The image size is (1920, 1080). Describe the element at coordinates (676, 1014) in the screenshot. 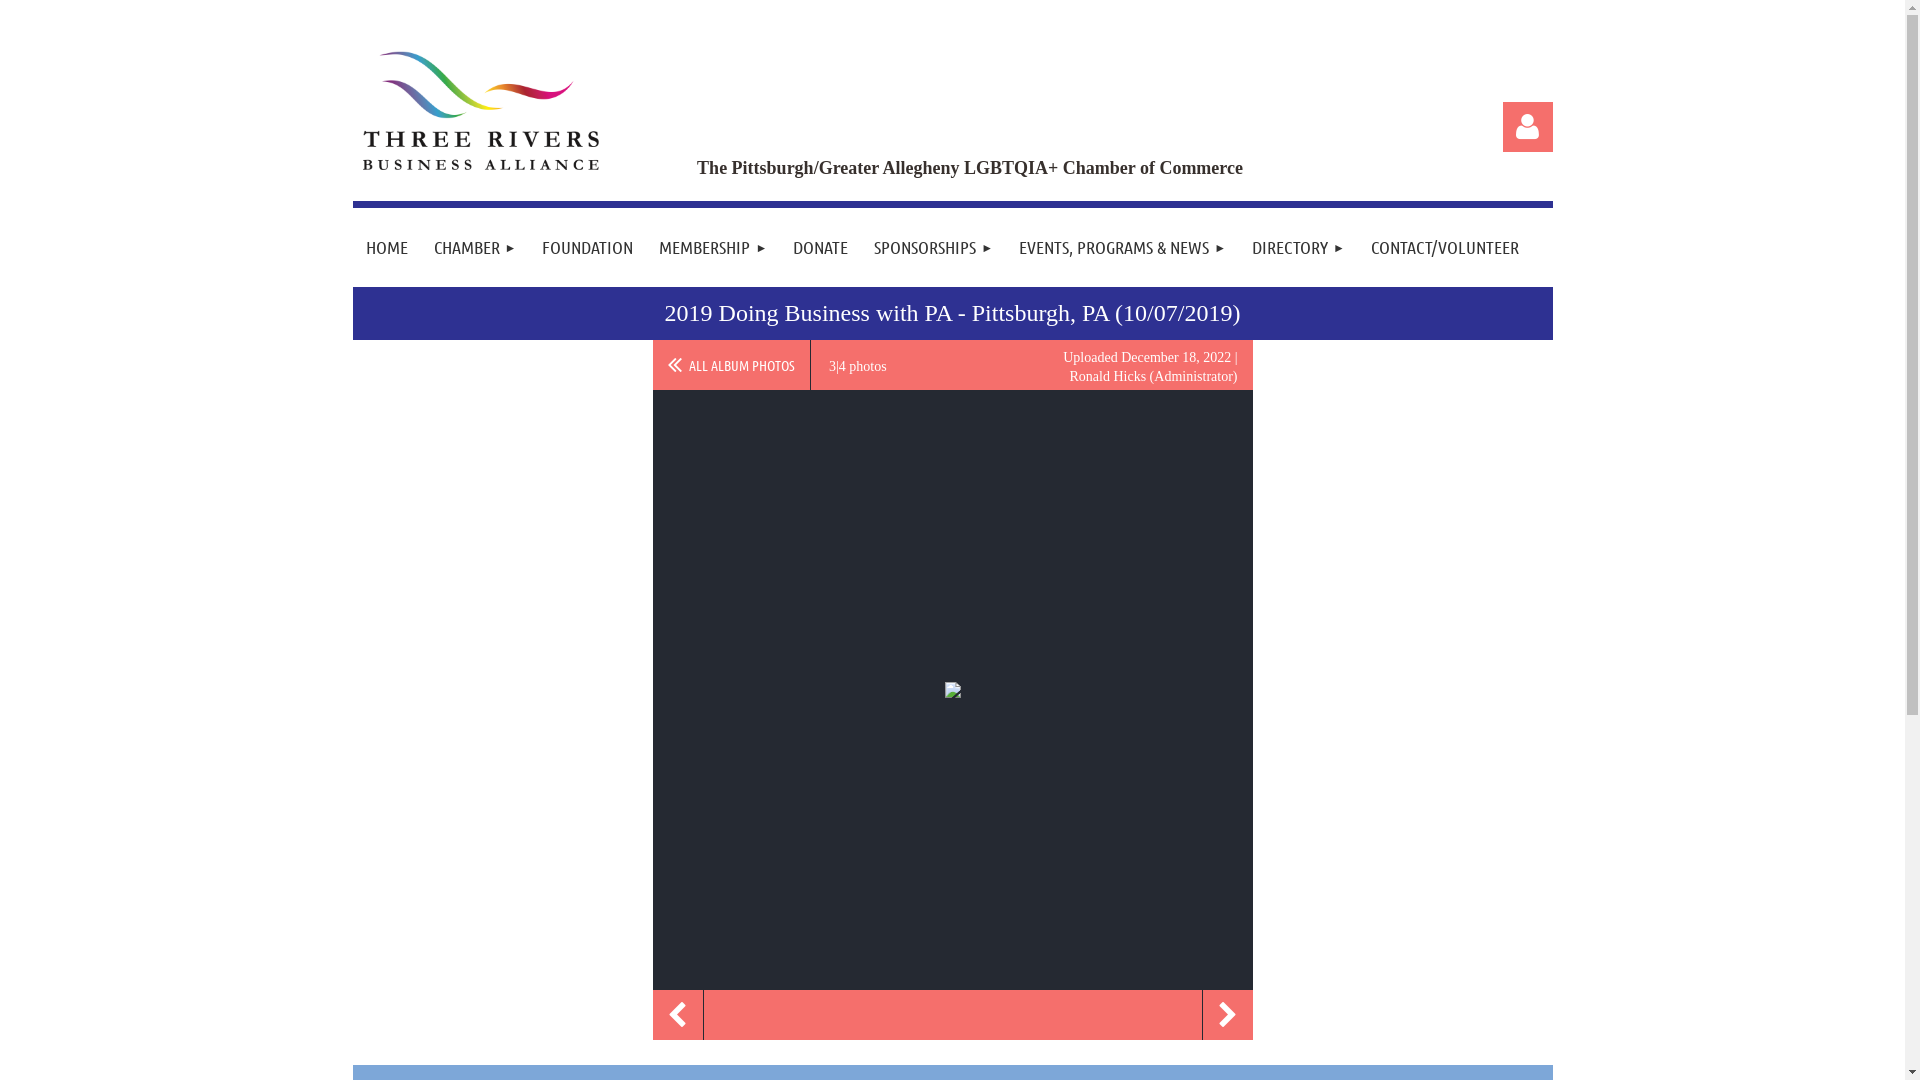

I see `'Previous'` at that location.